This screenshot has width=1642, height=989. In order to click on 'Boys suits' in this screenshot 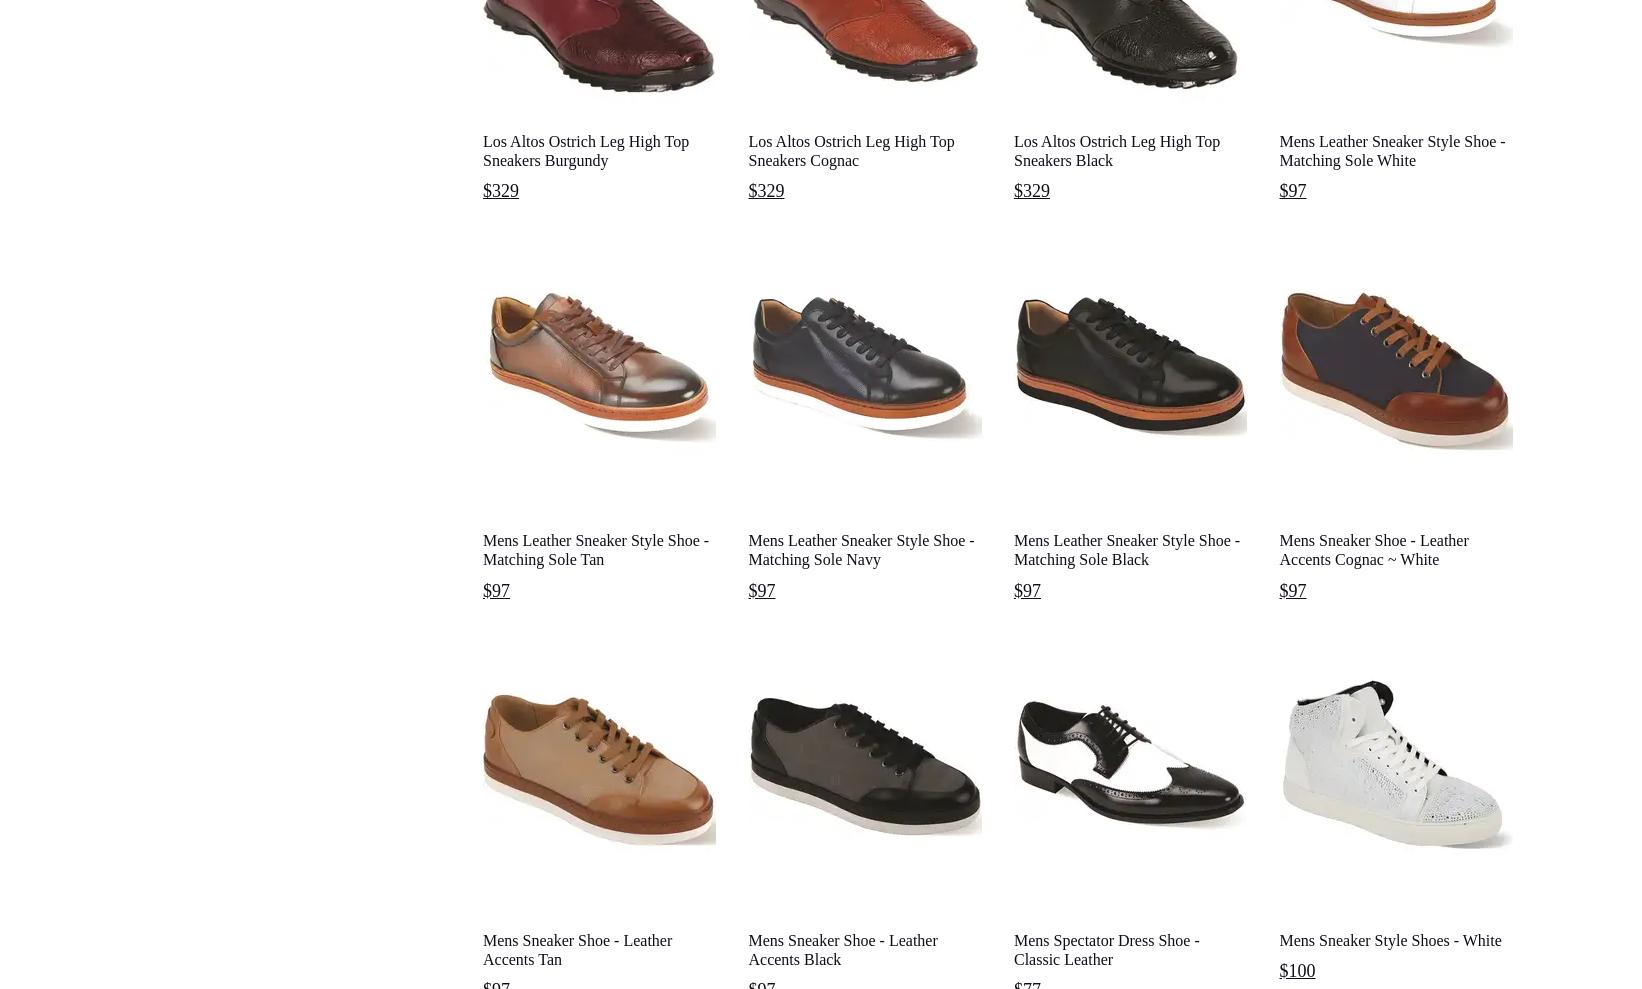, I will do `click(861, 797)`.